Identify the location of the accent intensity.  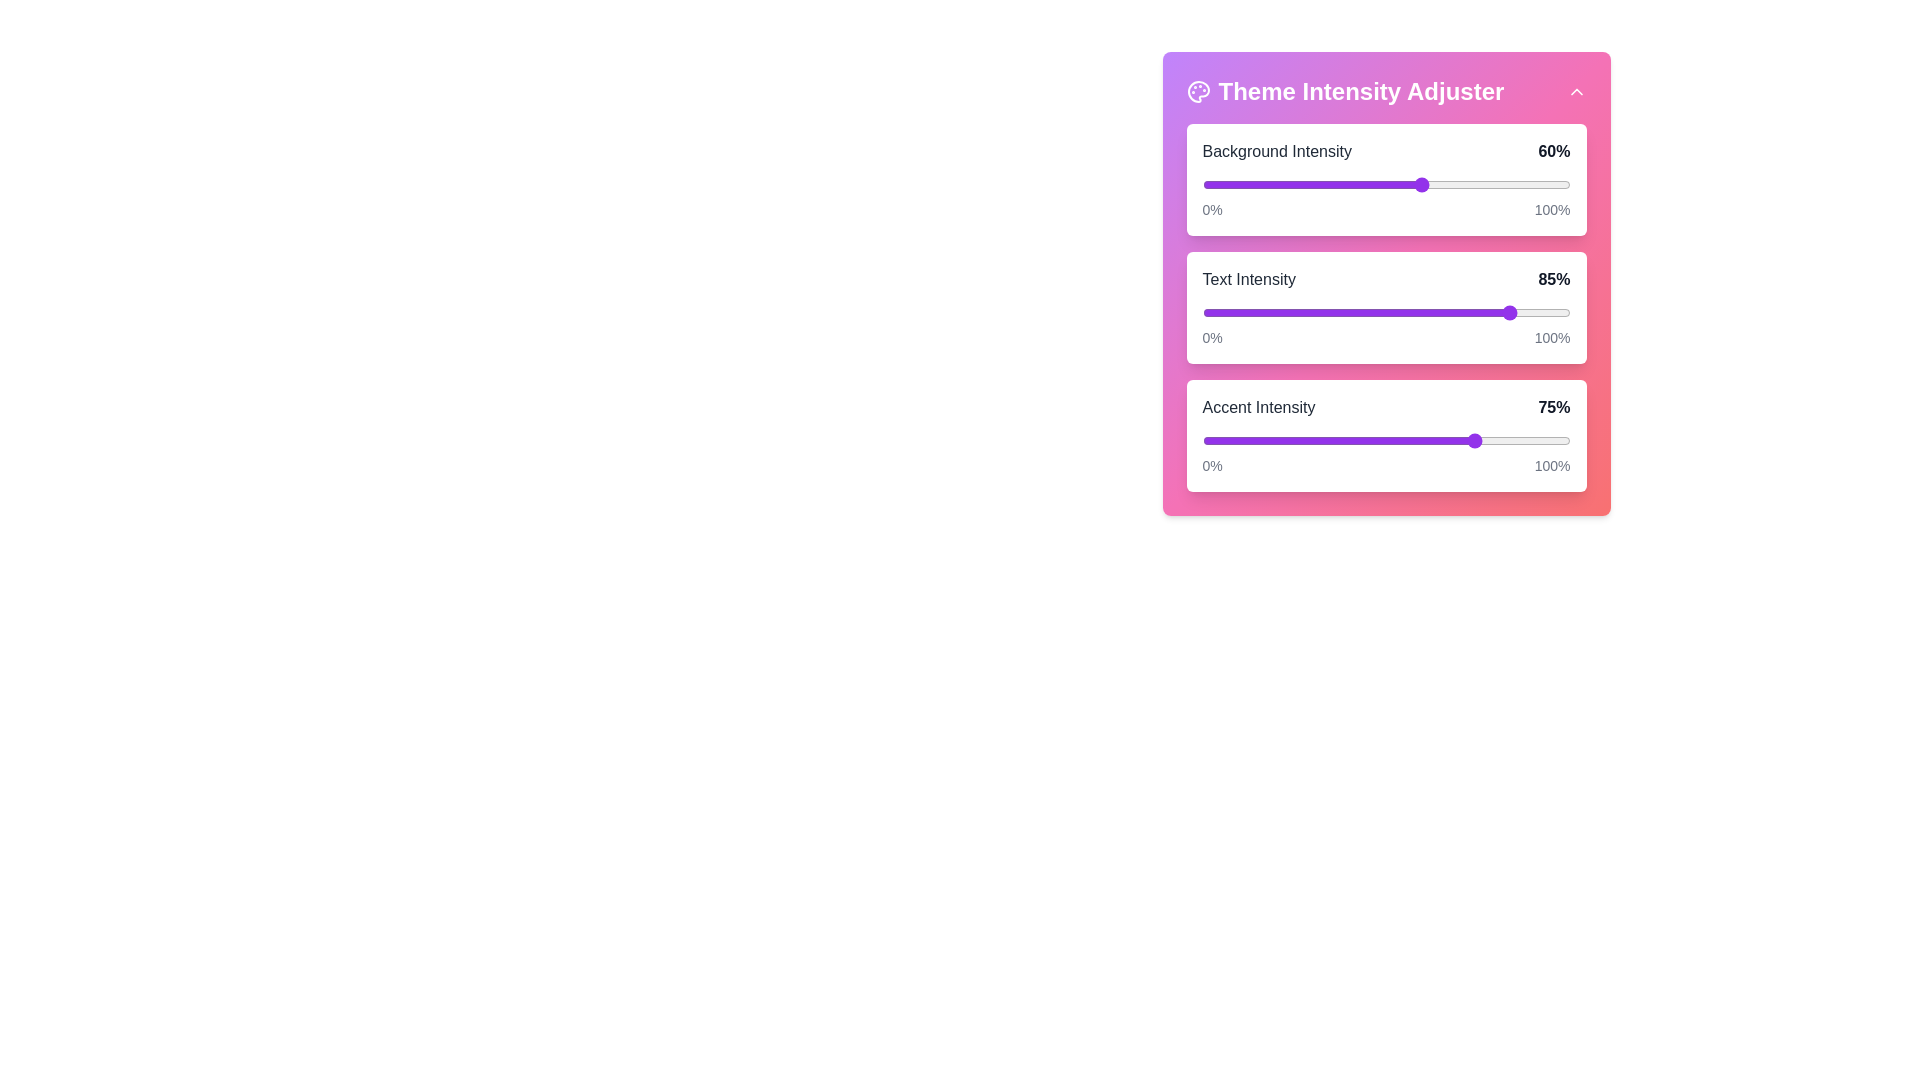
(1208, 439).